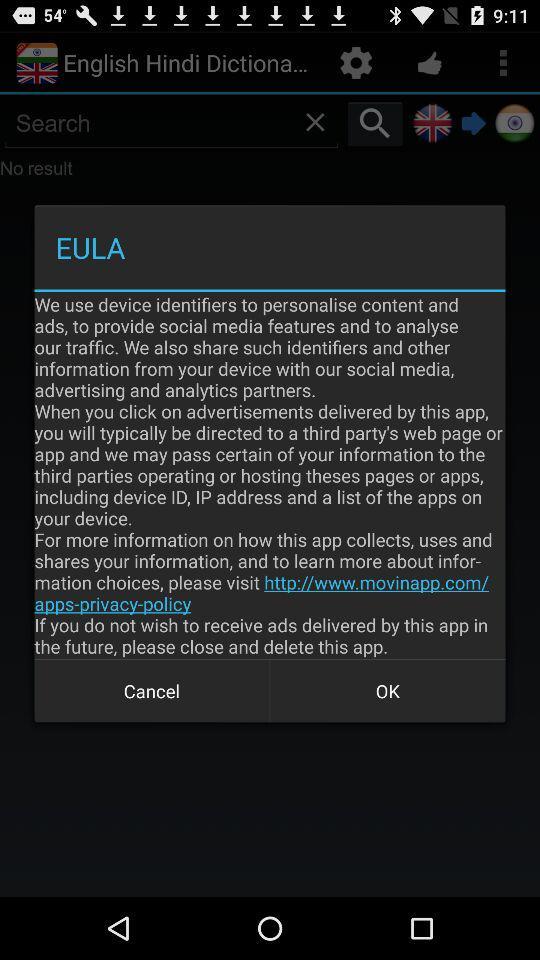 The height and width of the screenshot is (960, 540). I want to click on the item to the left of ok button, so click(151, 691).